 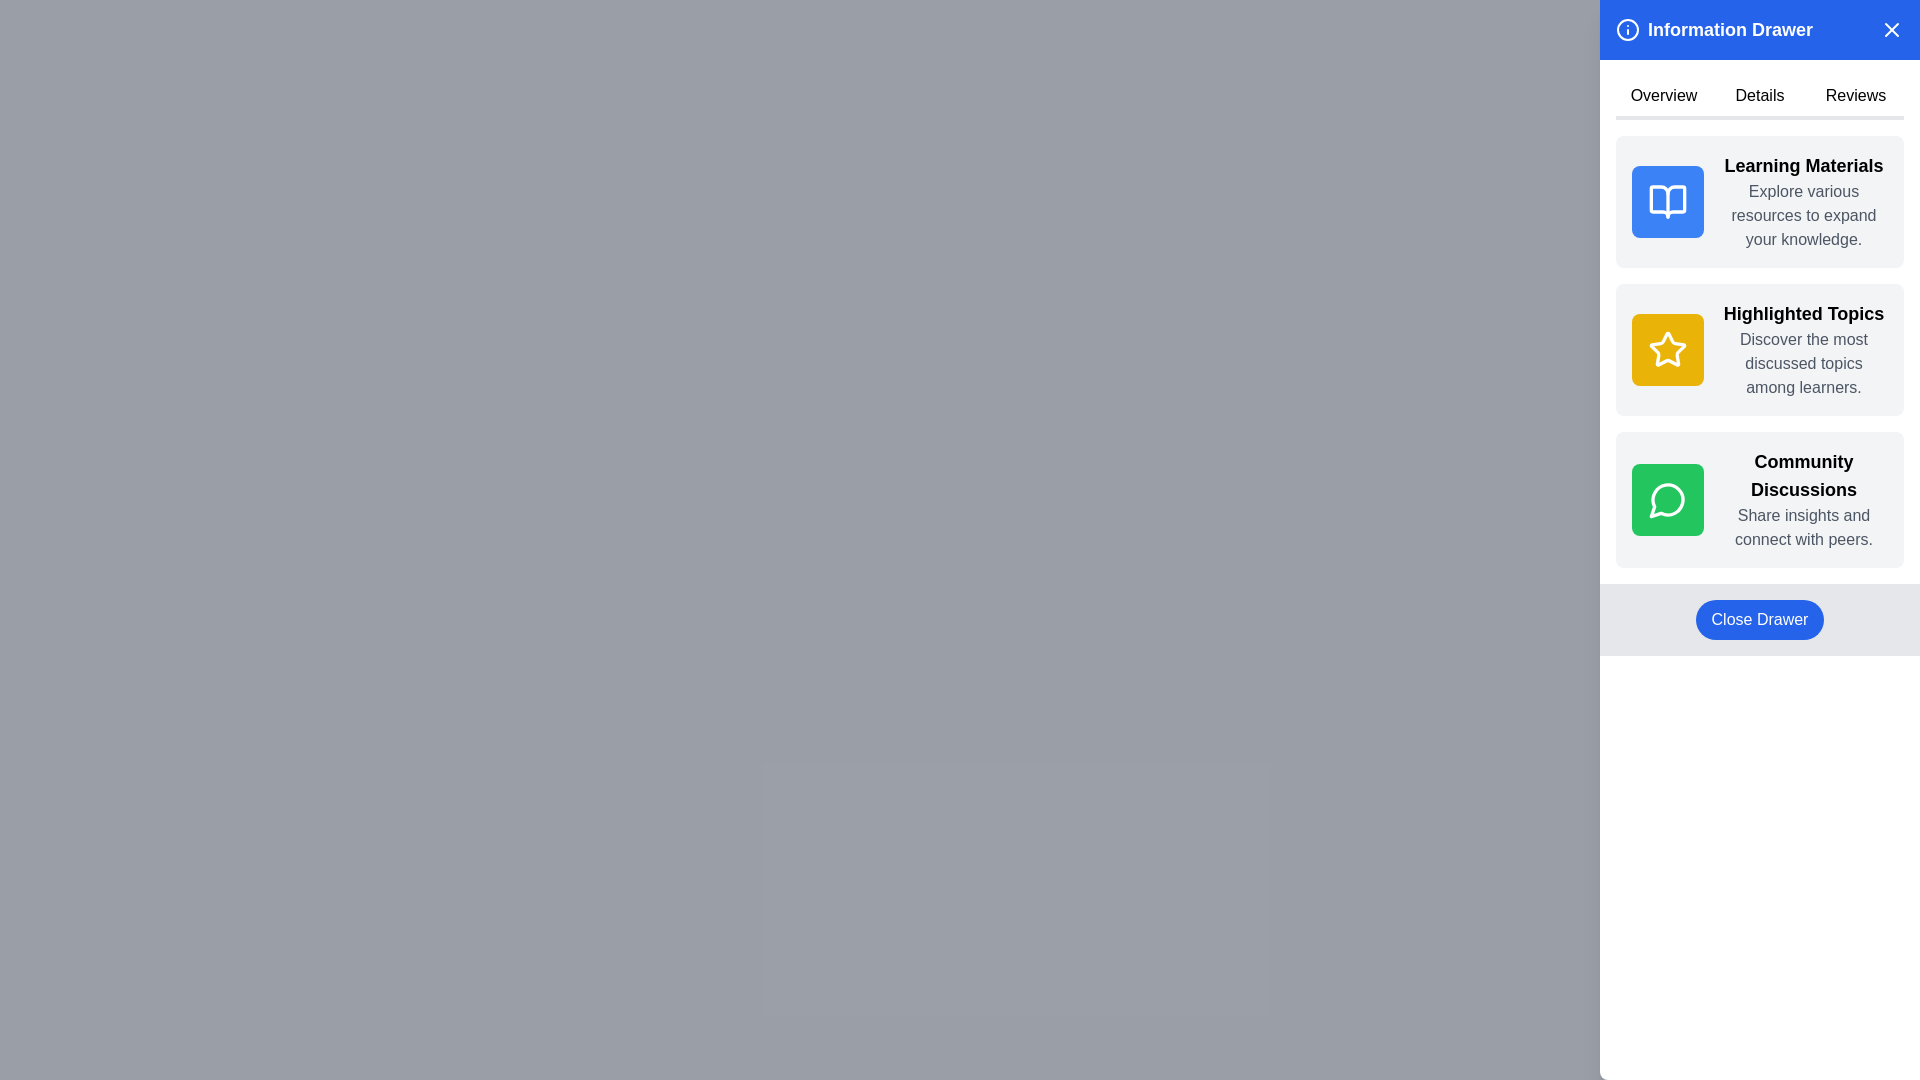 What do you see at coordinates (1760, 97) in the screenshot?
I see `the second tab from the left in the 'Information Drawer' panel` at bounding box center [1760, 97].